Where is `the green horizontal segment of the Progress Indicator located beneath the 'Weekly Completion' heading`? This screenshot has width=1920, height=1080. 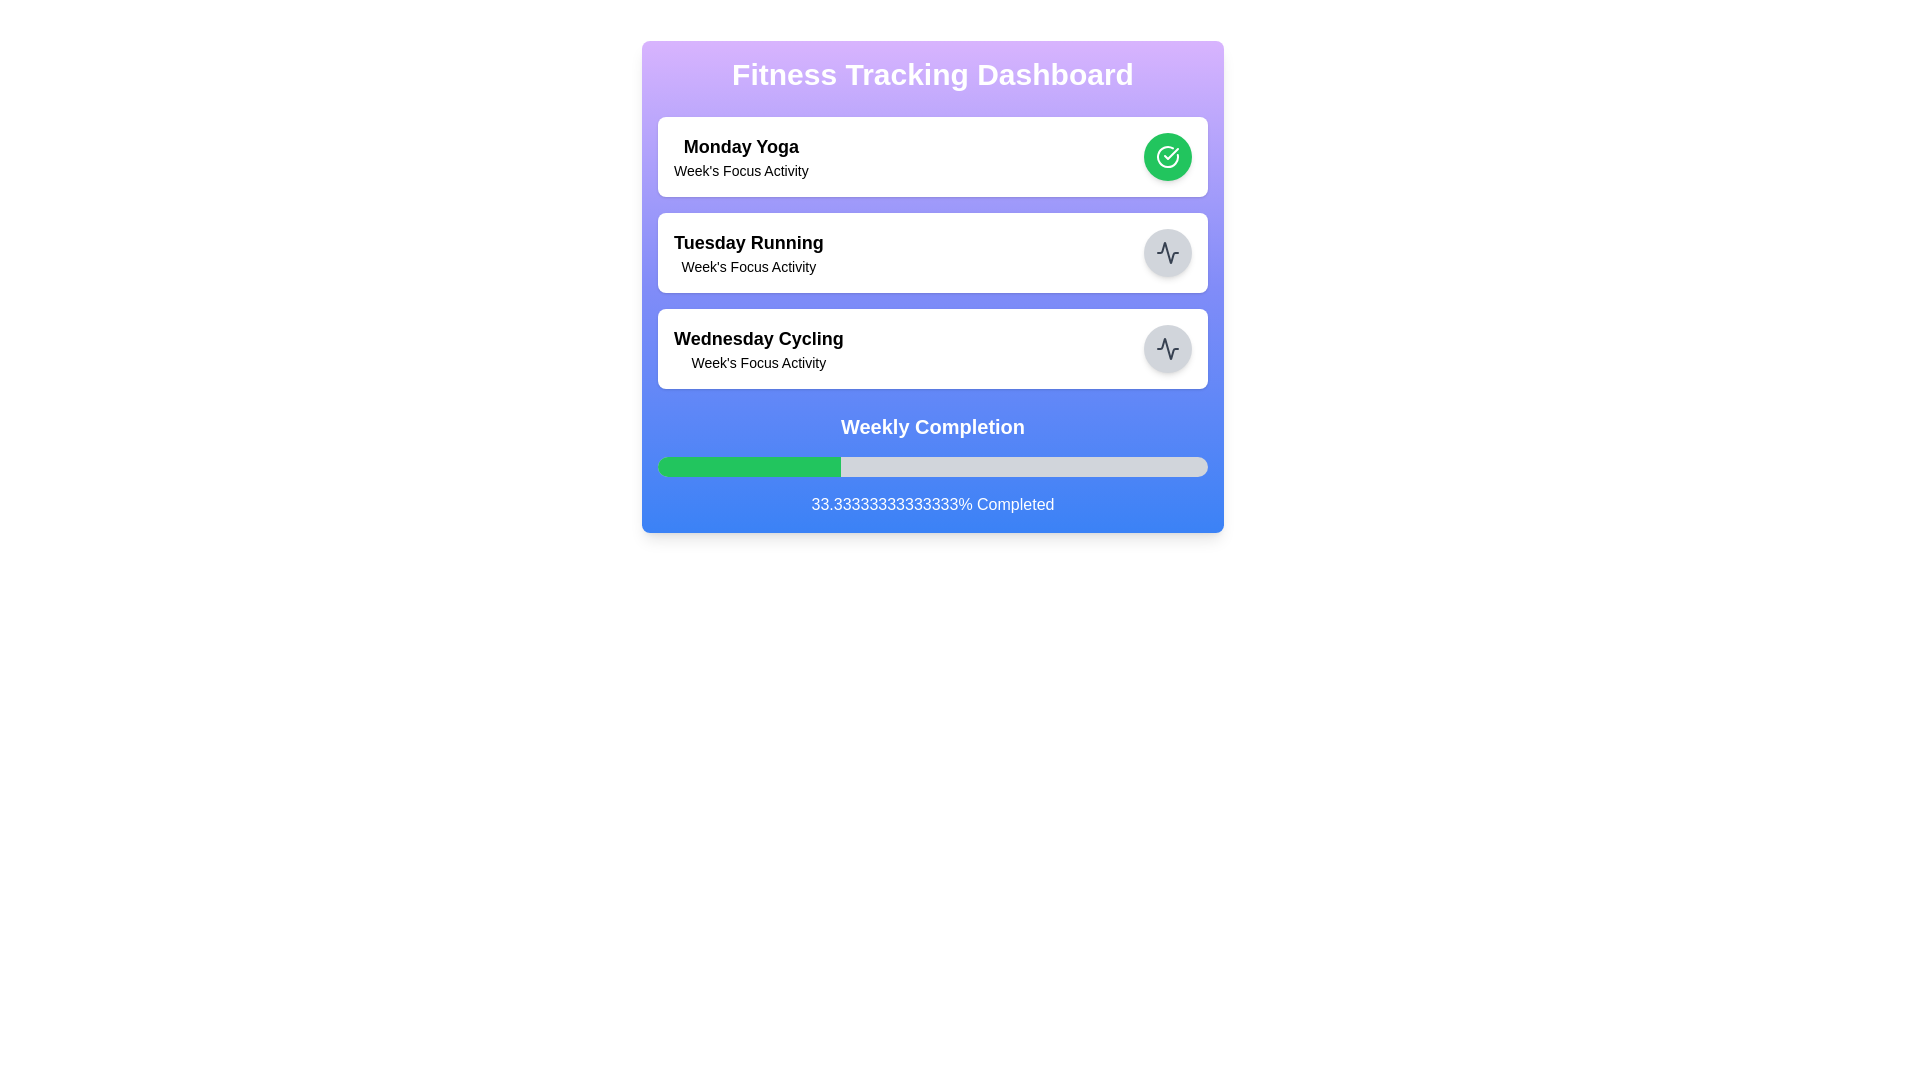 the green horizontal segment of the Progress Indicator located beneath the 'Weekly Completion' heading is located at coordinates (748, 466).